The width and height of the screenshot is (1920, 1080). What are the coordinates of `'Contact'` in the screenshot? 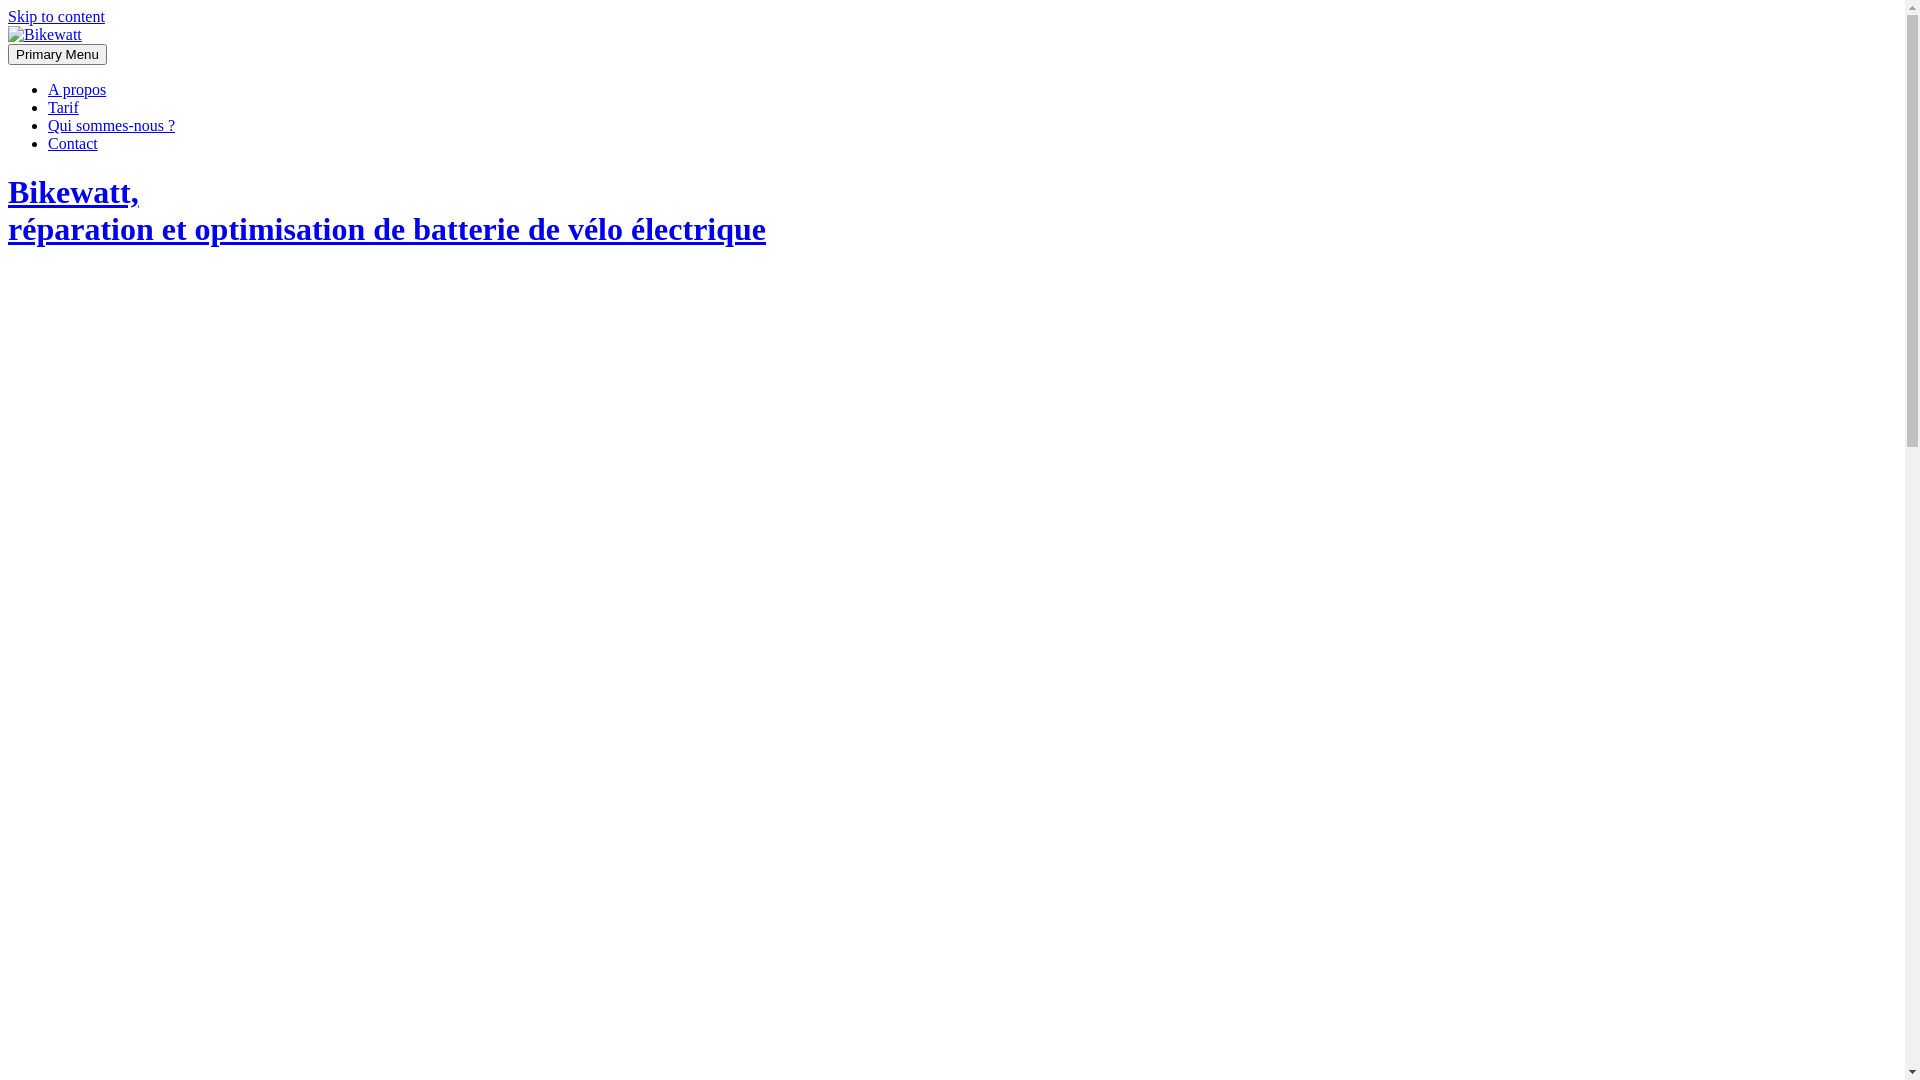 It's located at (72, 142).